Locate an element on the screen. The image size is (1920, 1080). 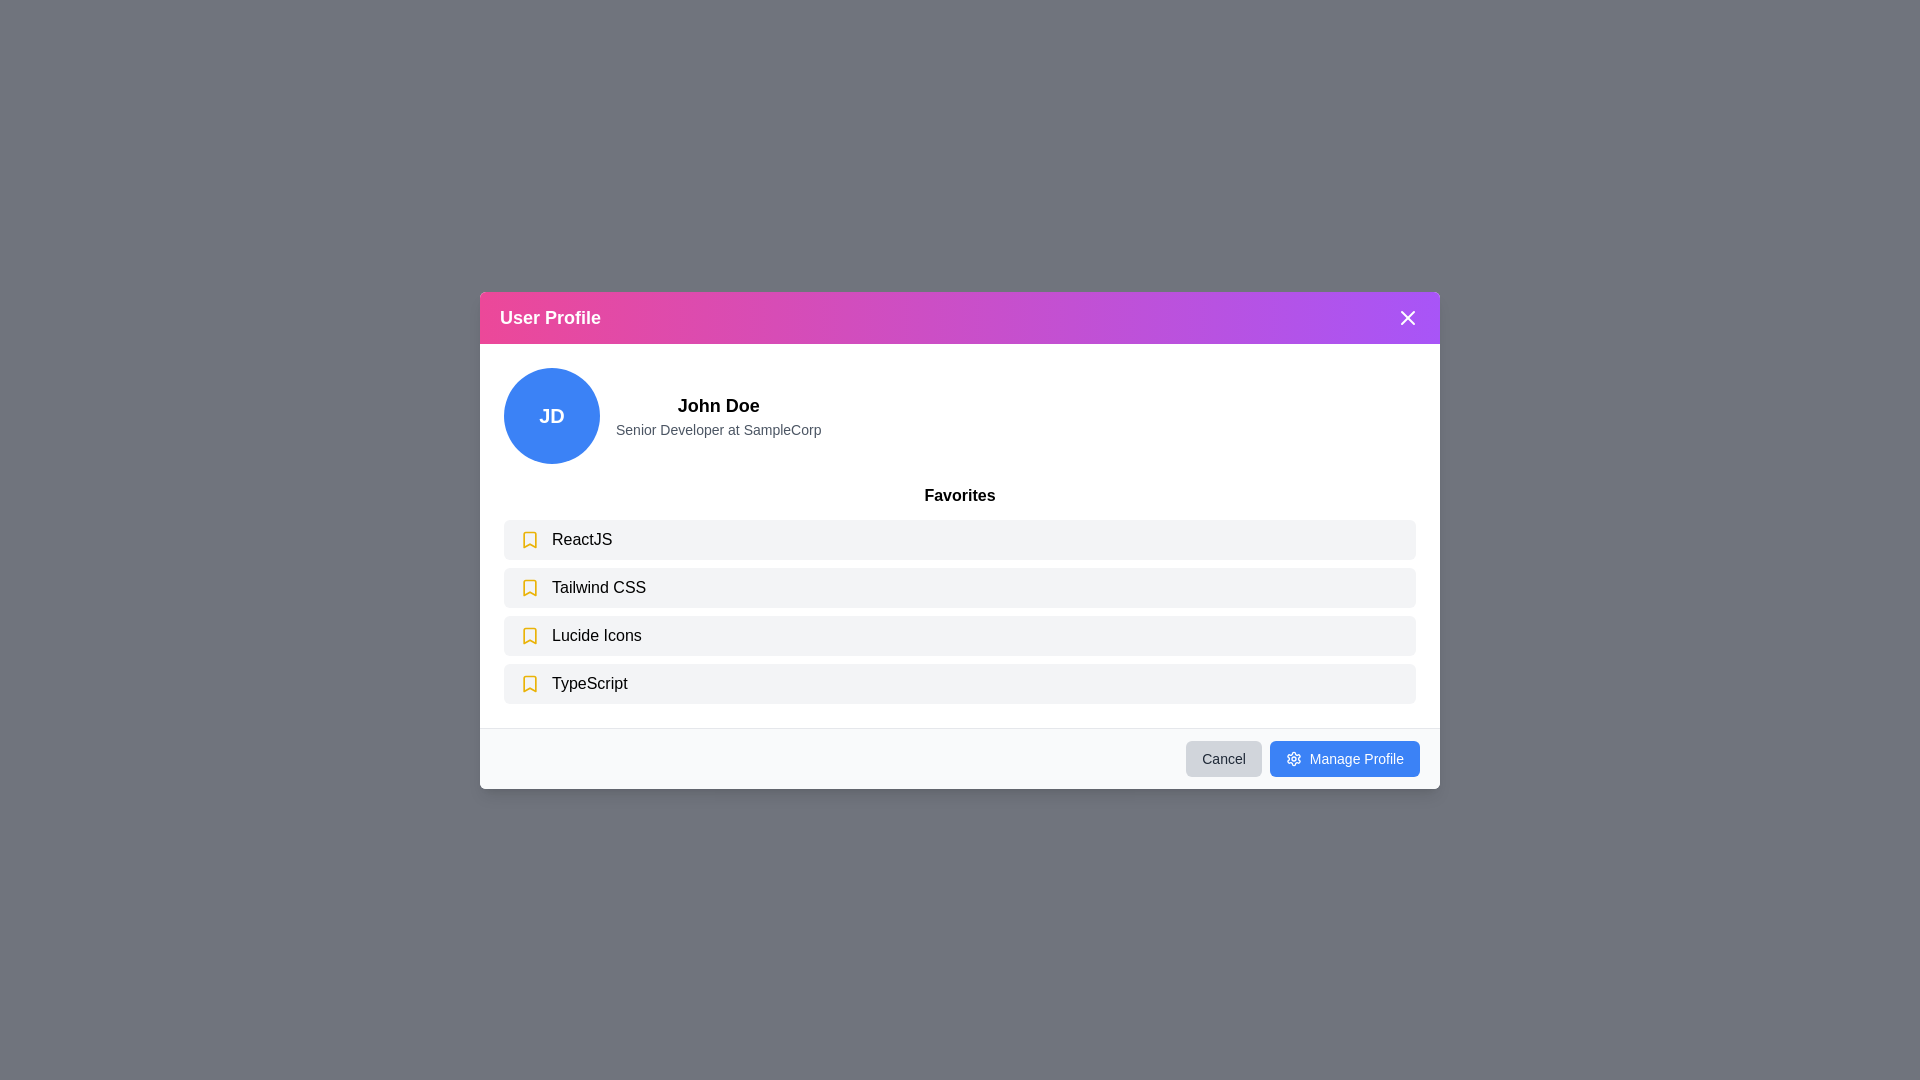
the static text element located beneath 'John Doe' in the user profile section, which provides additional information about the user's role and organization is located at coordinates (718, 428).